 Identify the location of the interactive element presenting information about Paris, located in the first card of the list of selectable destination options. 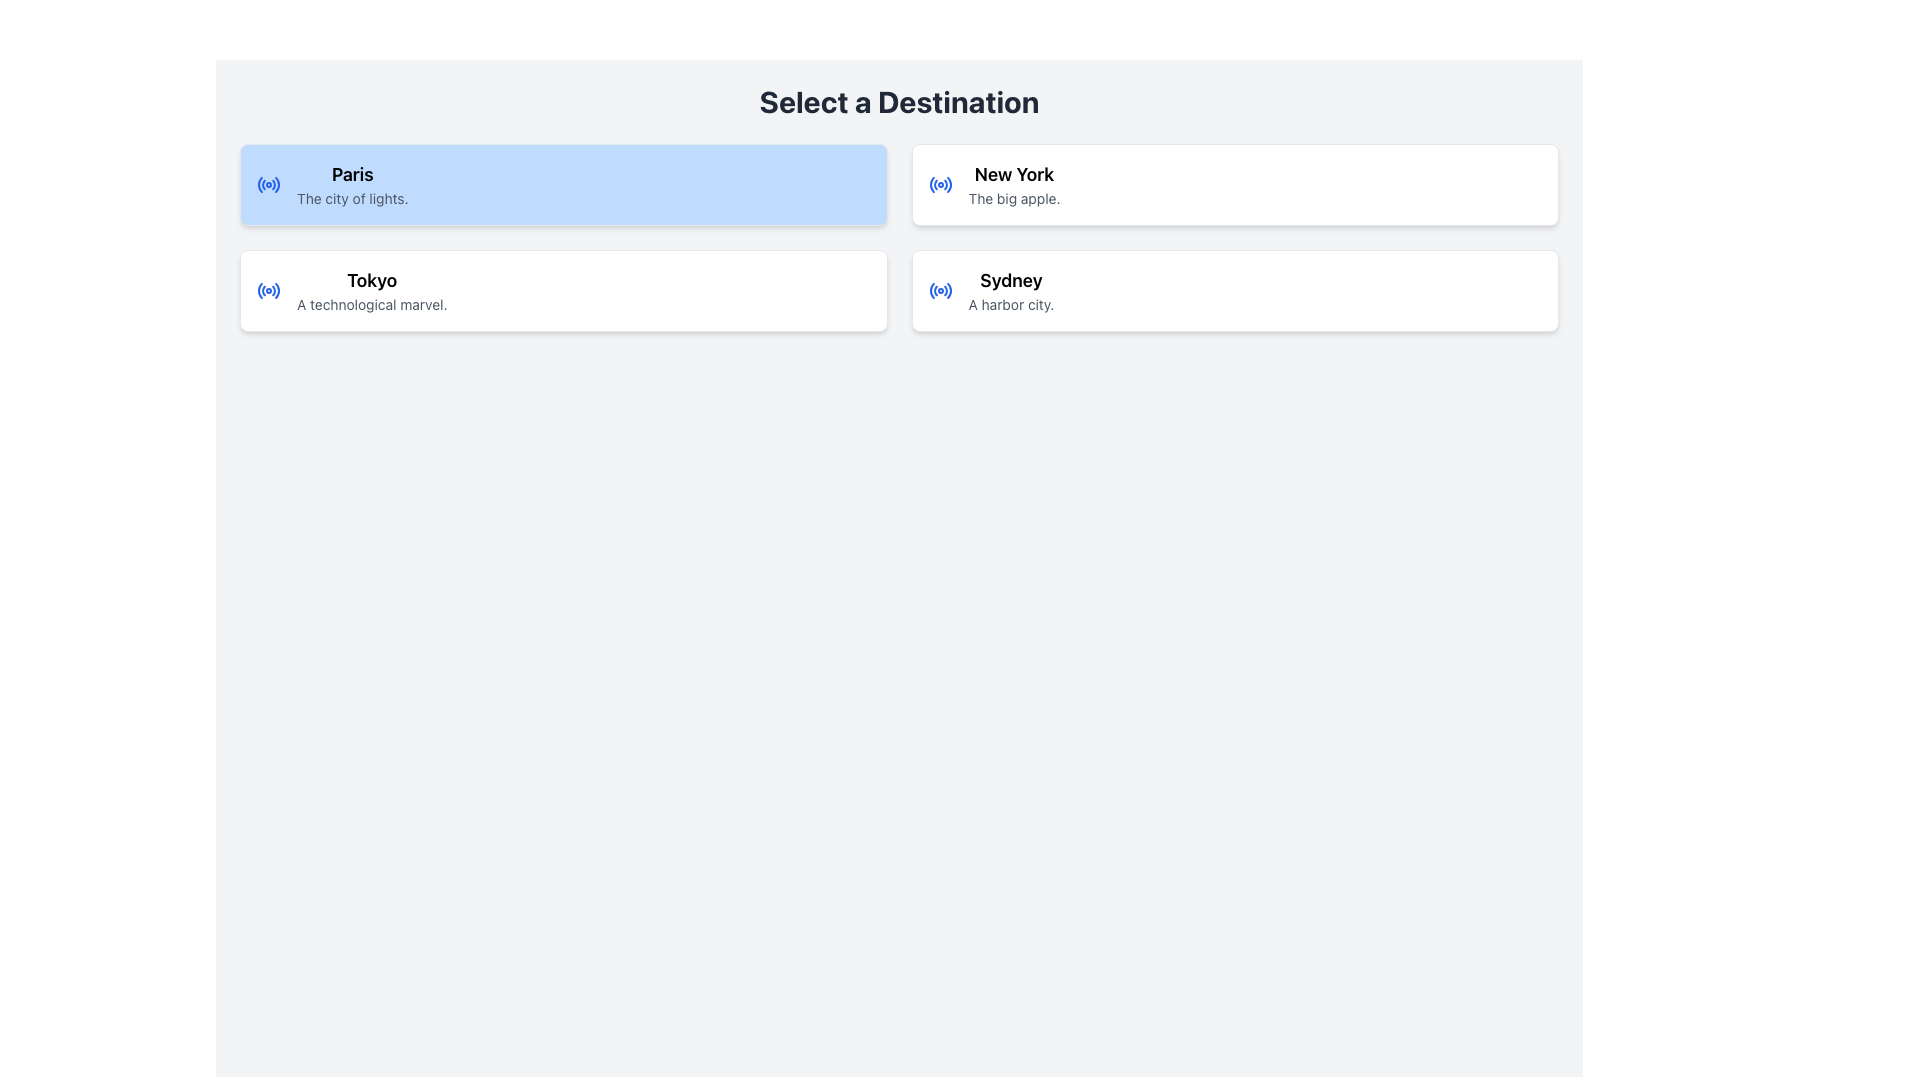
(562, 185).